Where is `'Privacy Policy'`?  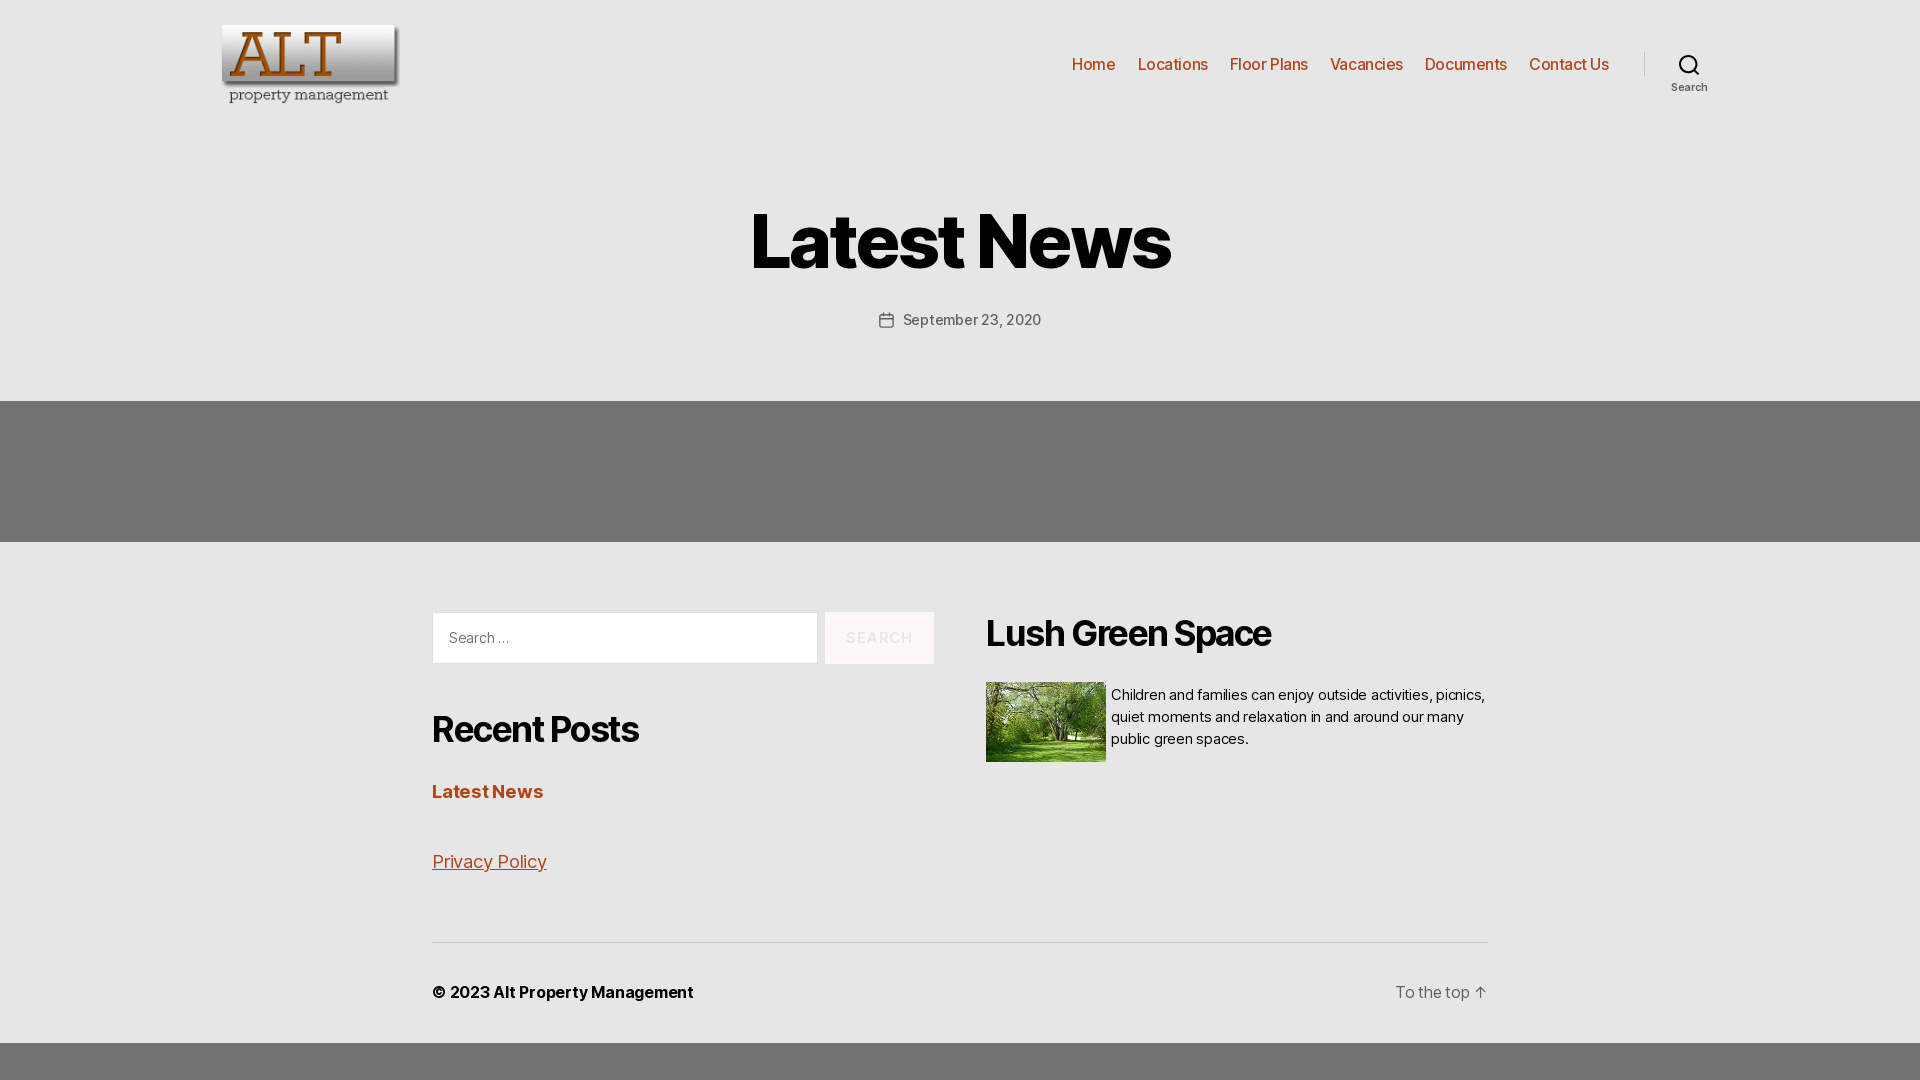 'Privacy Policy' is located at coordinates (489, 859).